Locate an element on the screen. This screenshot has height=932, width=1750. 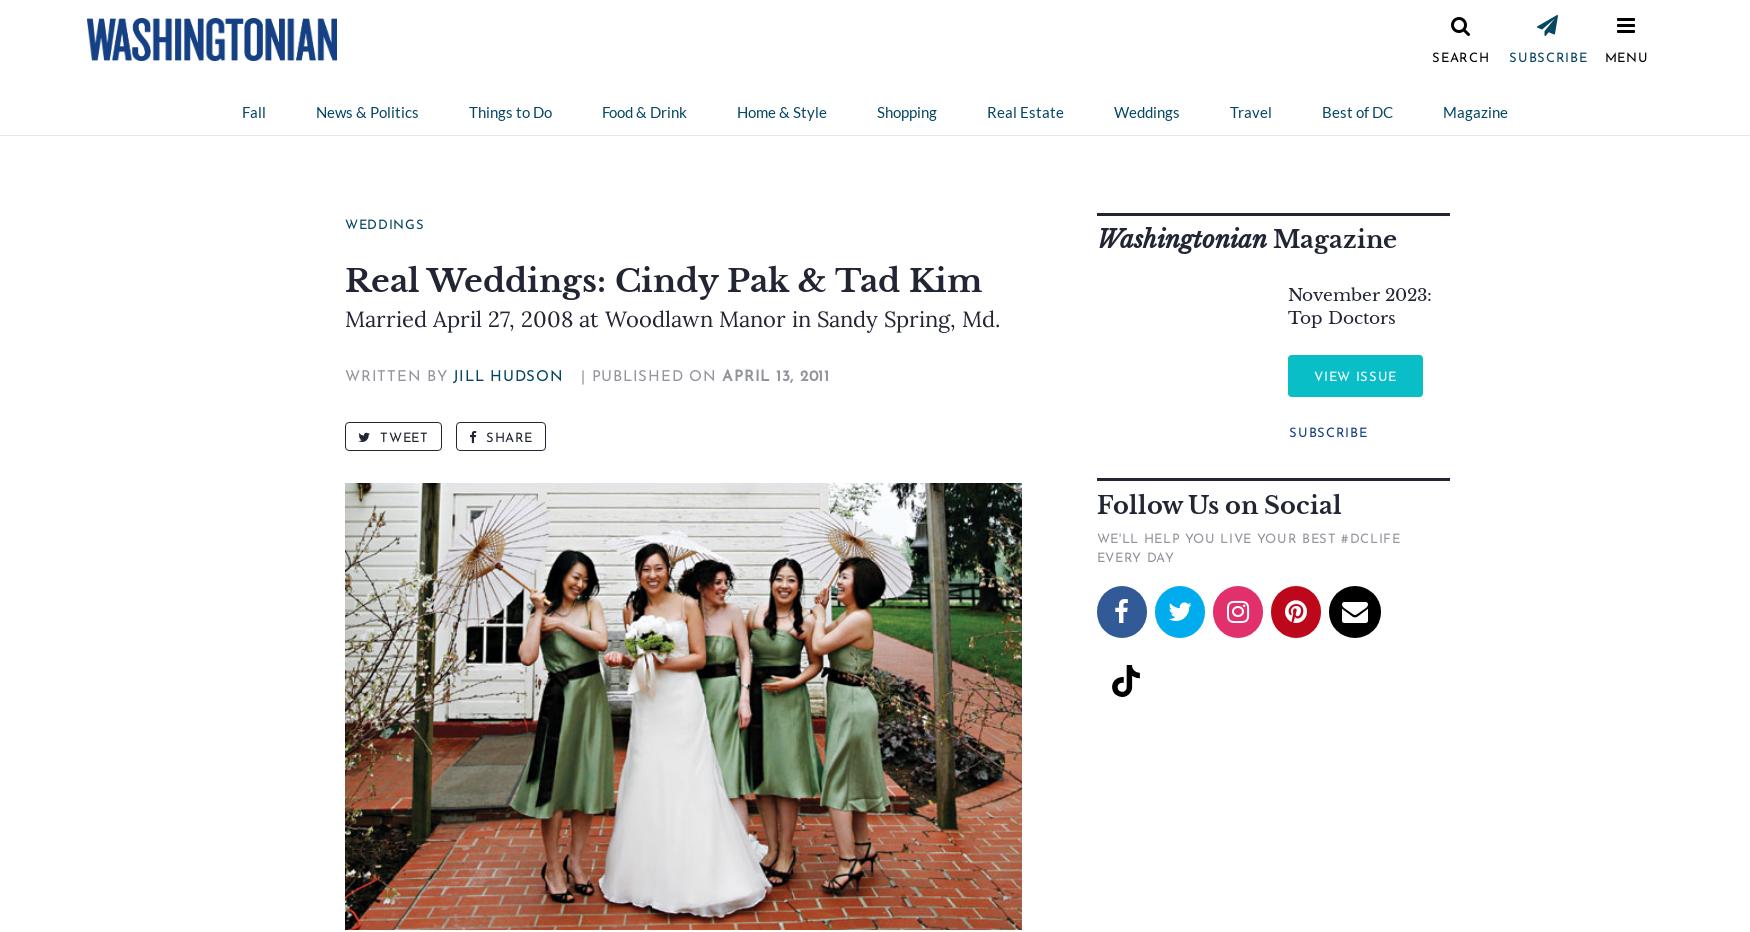
'News & Politics' is located at coordinates (367, 112).